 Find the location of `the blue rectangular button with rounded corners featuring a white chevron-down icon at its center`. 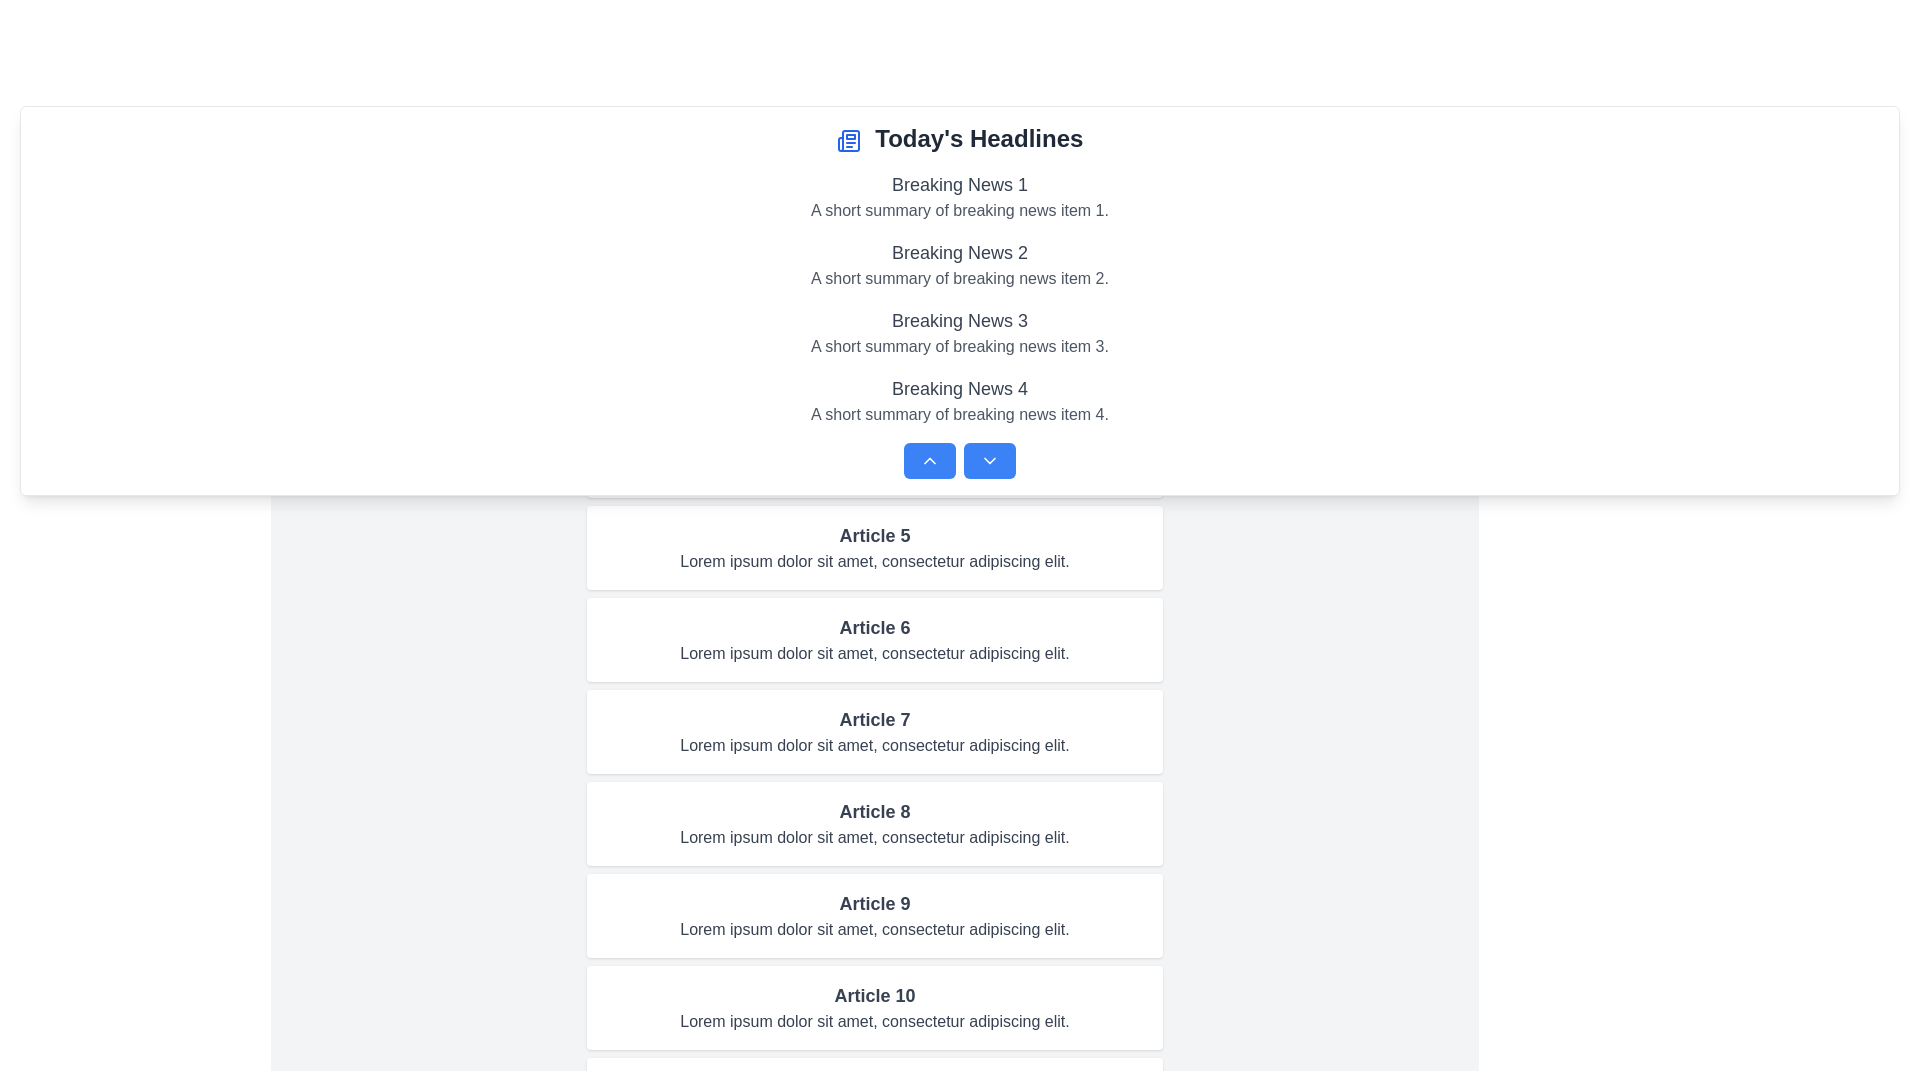

the blue rectangular button with rounded corners featuring a white chevron-down icon at its center is located at coordinates (989, 461).